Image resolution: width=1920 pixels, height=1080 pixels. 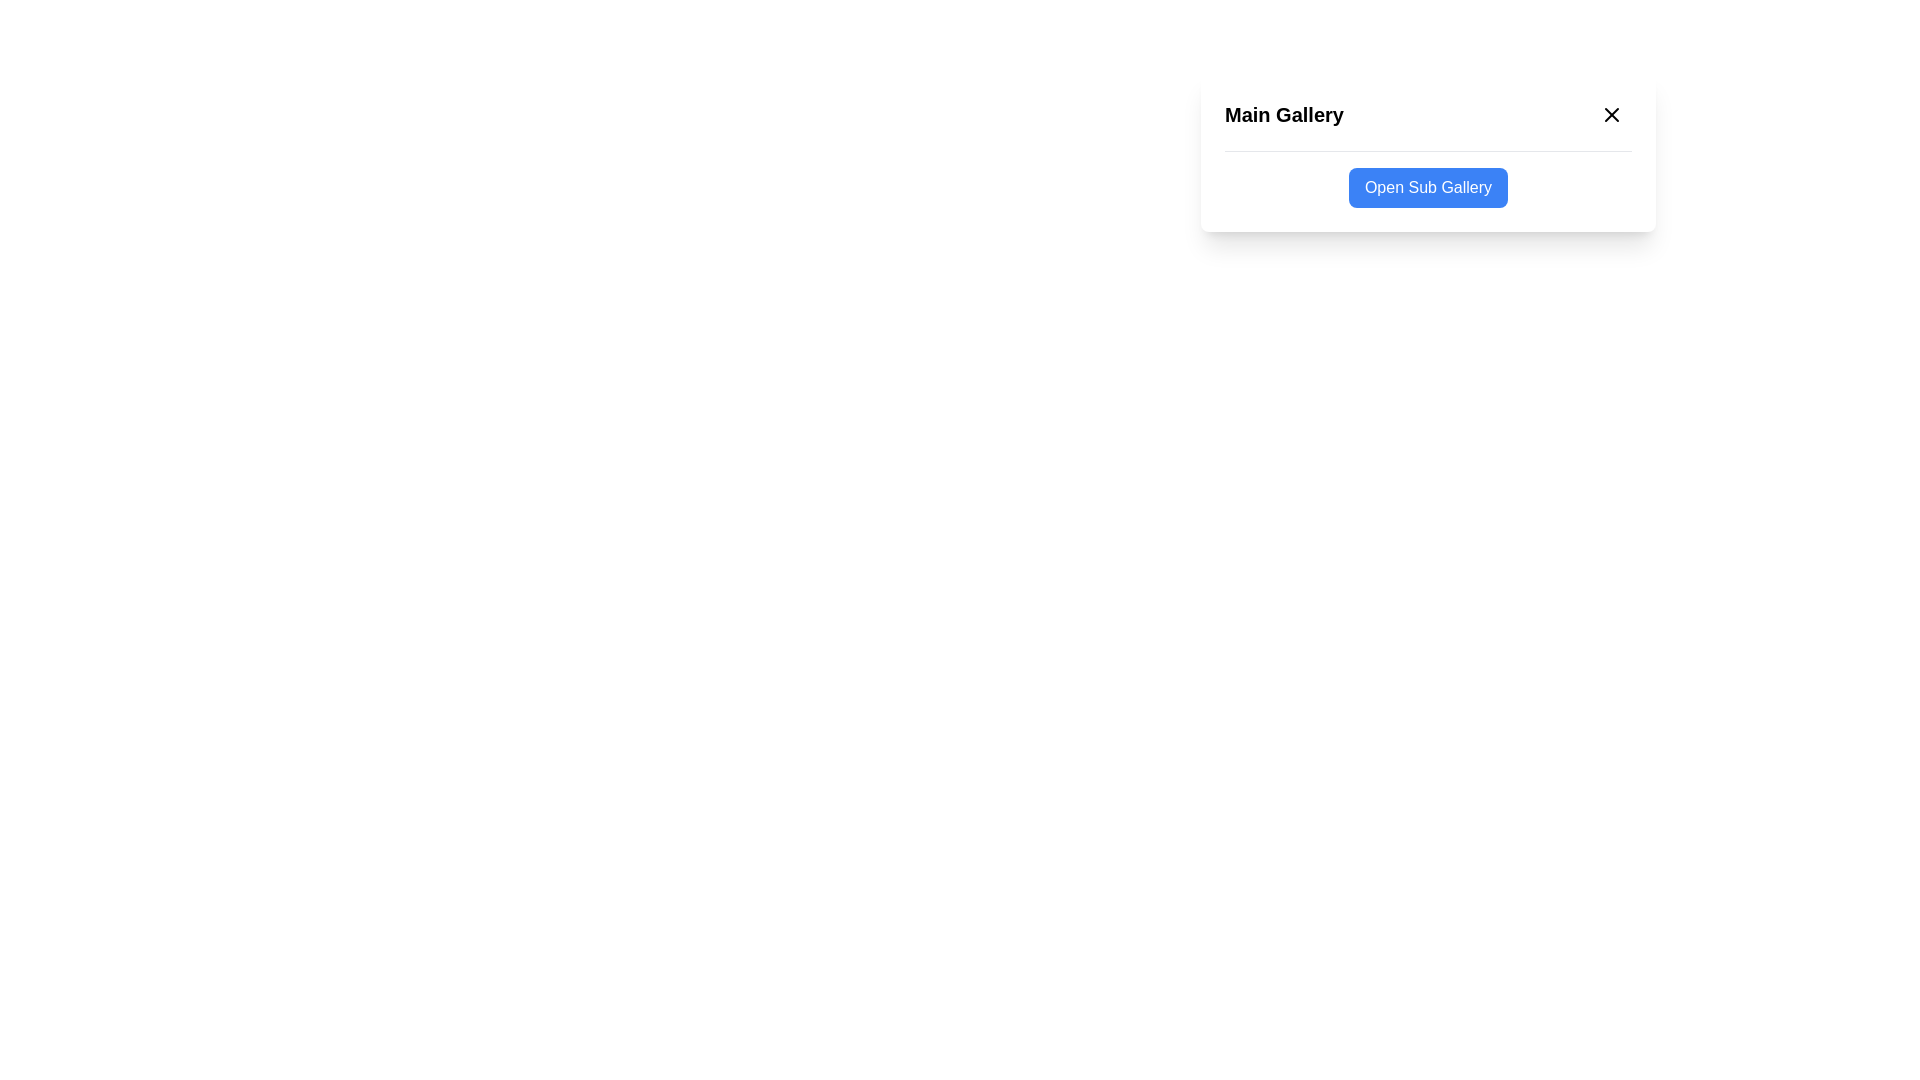 What do you see at coordinates (1427, 188) in the screenshot?
I see `the button located below the dividing line and under the text 'Main Gallery'` at bounding box center [1427, 188].